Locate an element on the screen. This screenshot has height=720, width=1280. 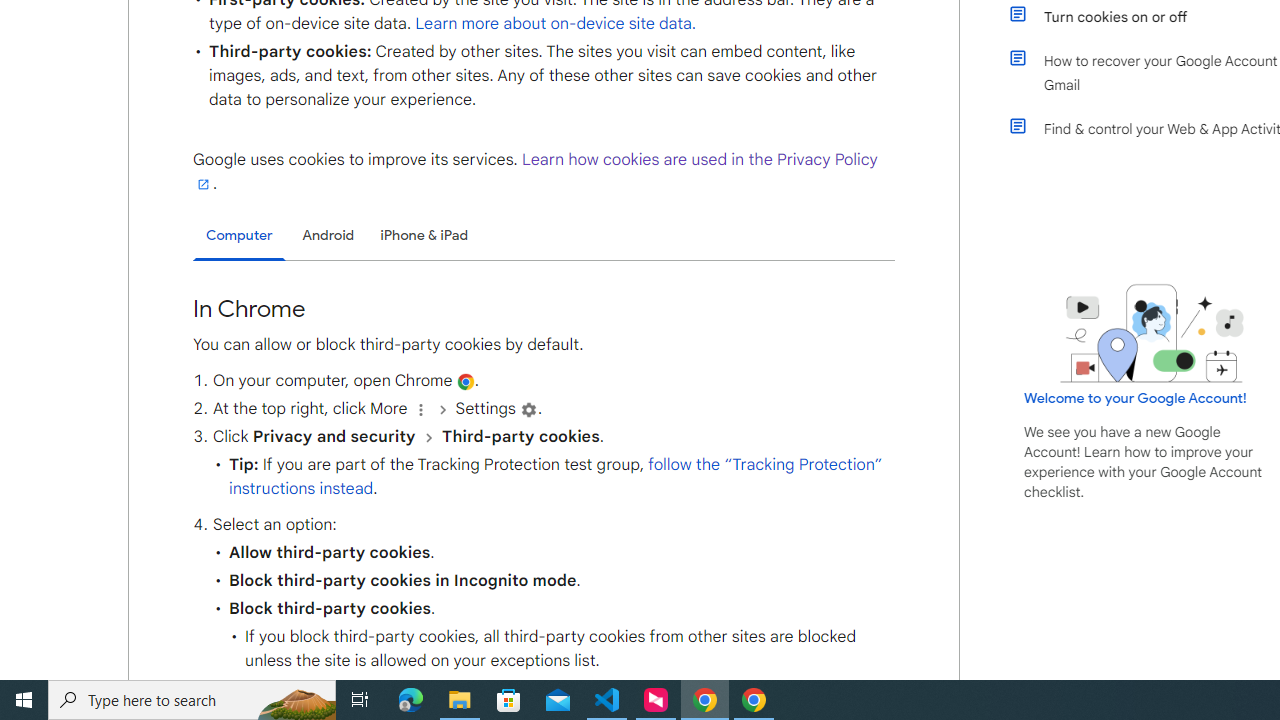
'Welcome to your Google Account!' is located at coordinates (1135, 397).